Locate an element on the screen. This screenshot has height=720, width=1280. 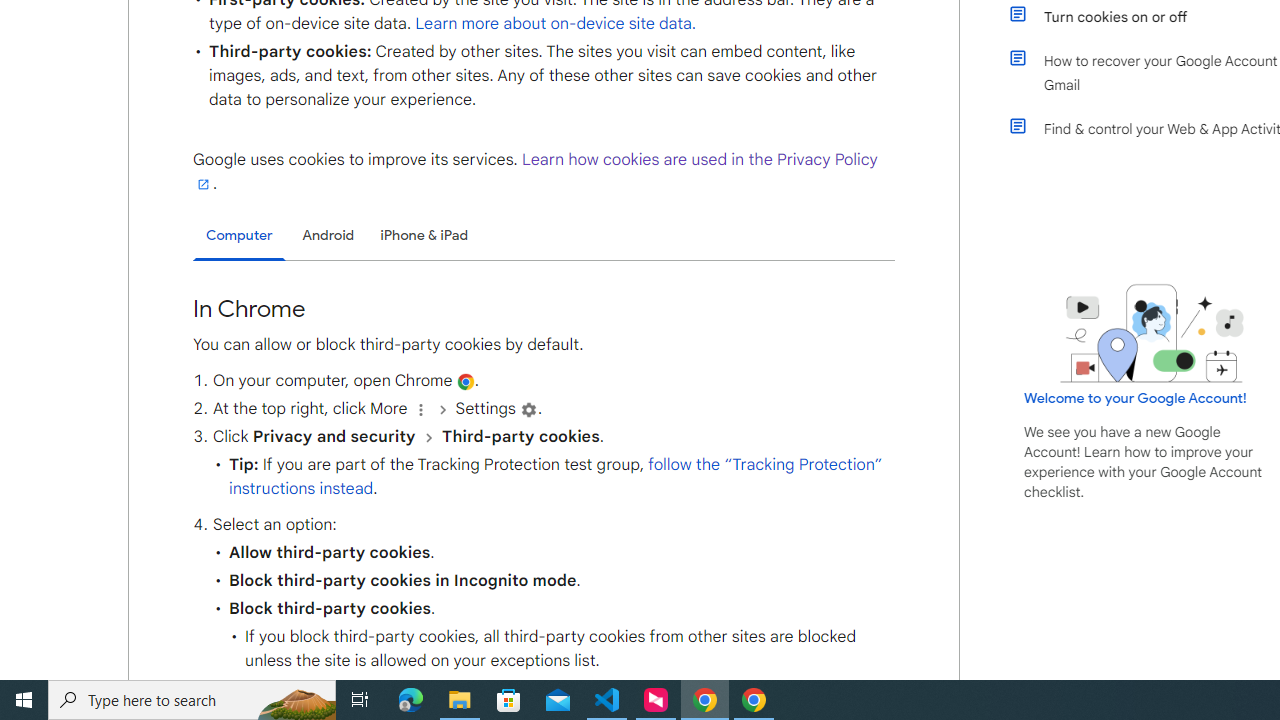
'Welcome to your Google Account!' is located at coordinates (1135, 397).